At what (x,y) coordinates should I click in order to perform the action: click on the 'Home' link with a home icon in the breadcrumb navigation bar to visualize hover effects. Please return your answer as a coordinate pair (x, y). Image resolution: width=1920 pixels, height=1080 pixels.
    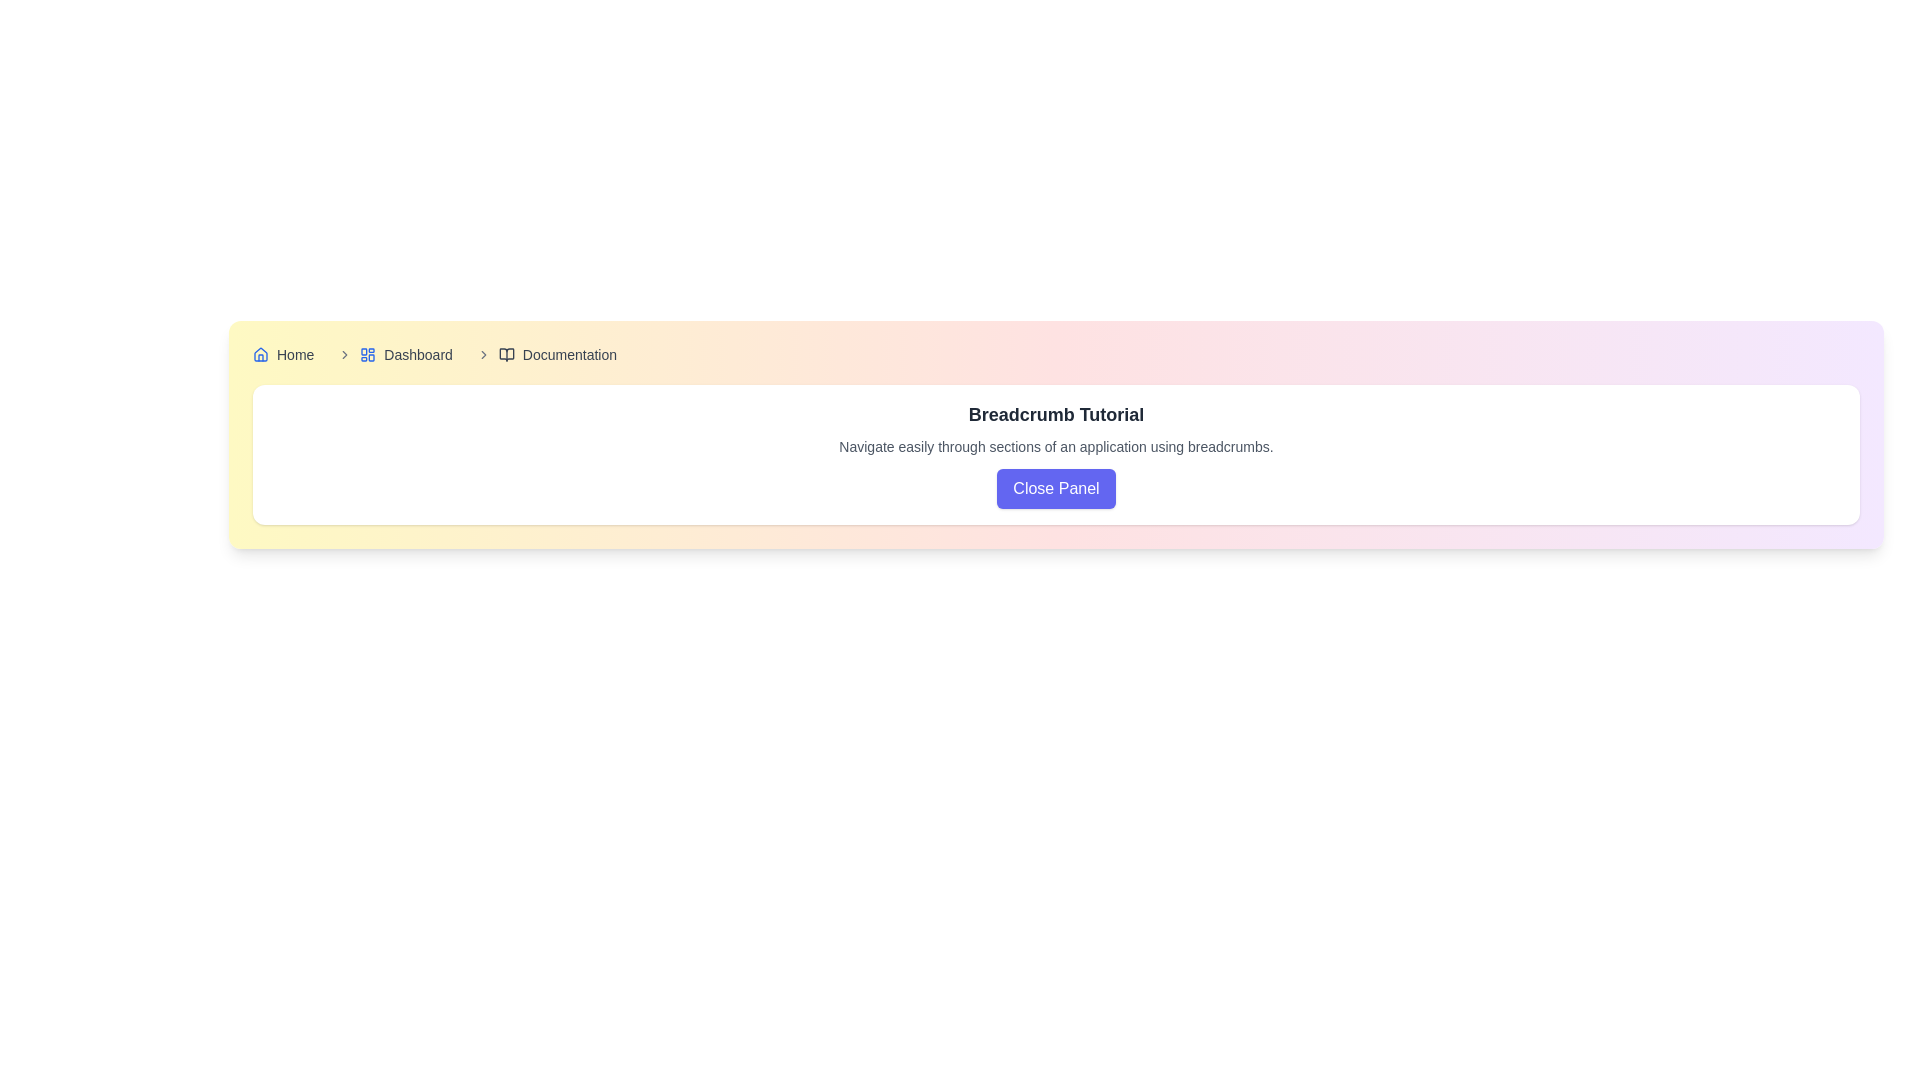
    Looking at the image, I should click on (282, 353).